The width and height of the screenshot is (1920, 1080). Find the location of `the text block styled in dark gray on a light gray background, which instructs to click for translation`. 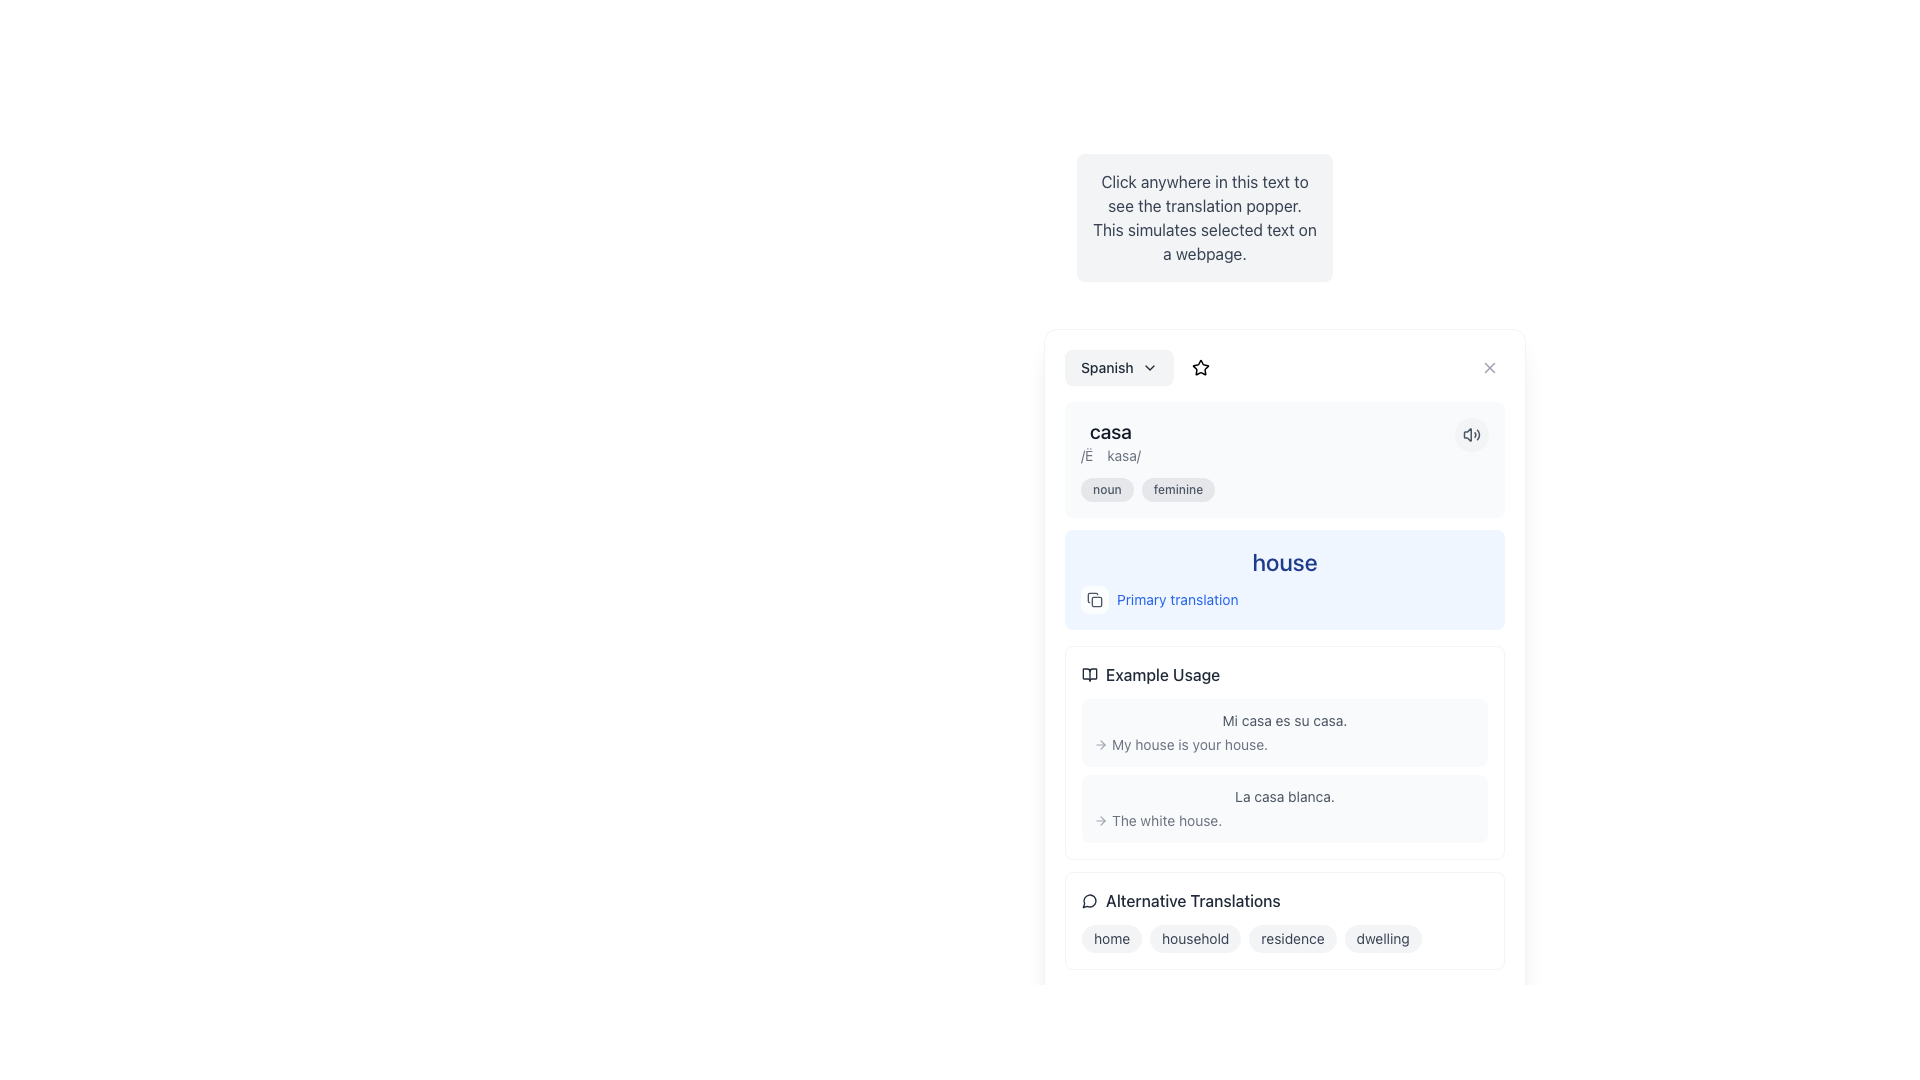

the text block styled in dark gray on a light gray background, which instructs to click for translation is located at coordinates (1203, 218).